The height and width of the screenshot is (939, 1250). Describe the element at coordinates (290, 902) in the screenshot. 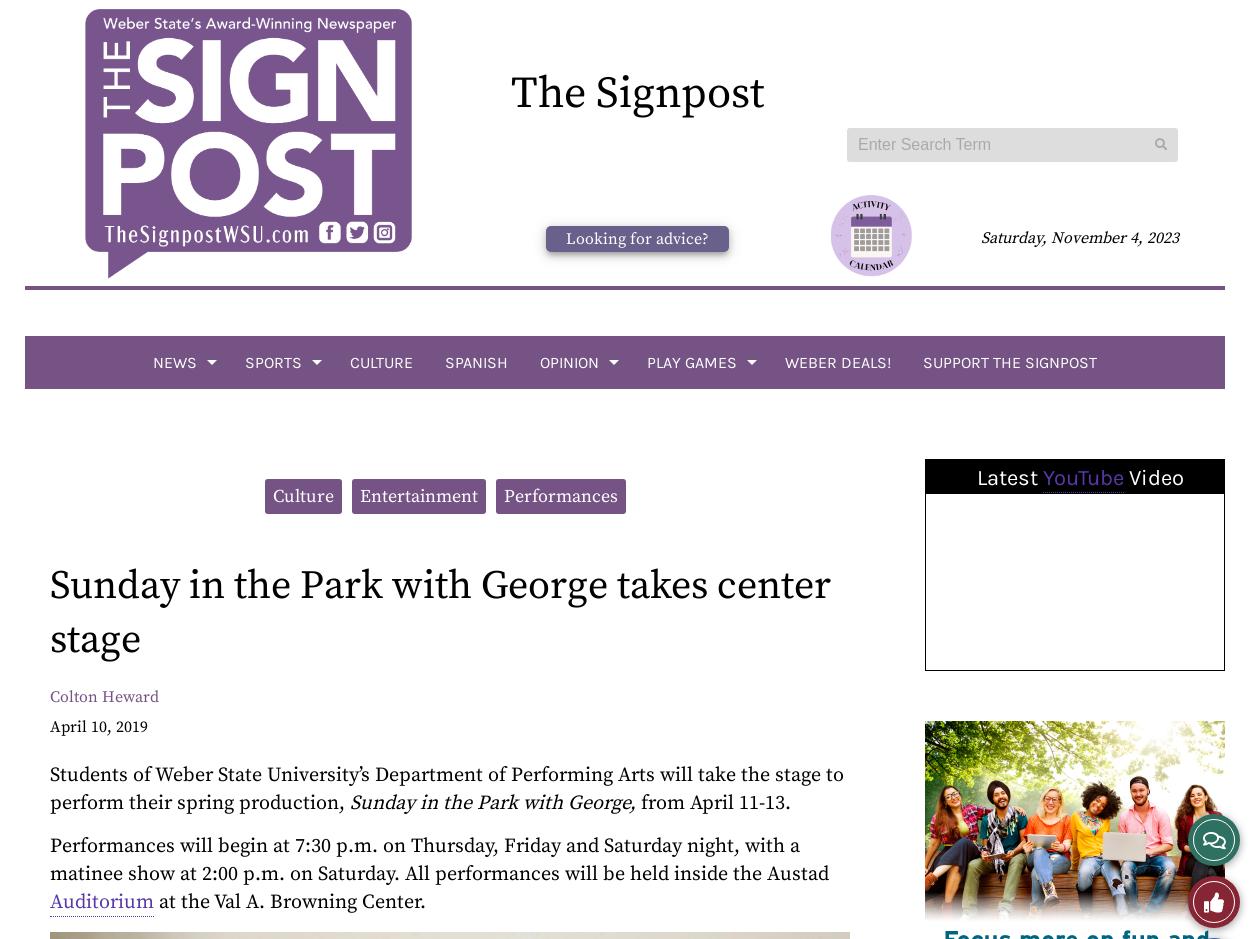

I see `'at the Val A. Browning Center.'` at that location.